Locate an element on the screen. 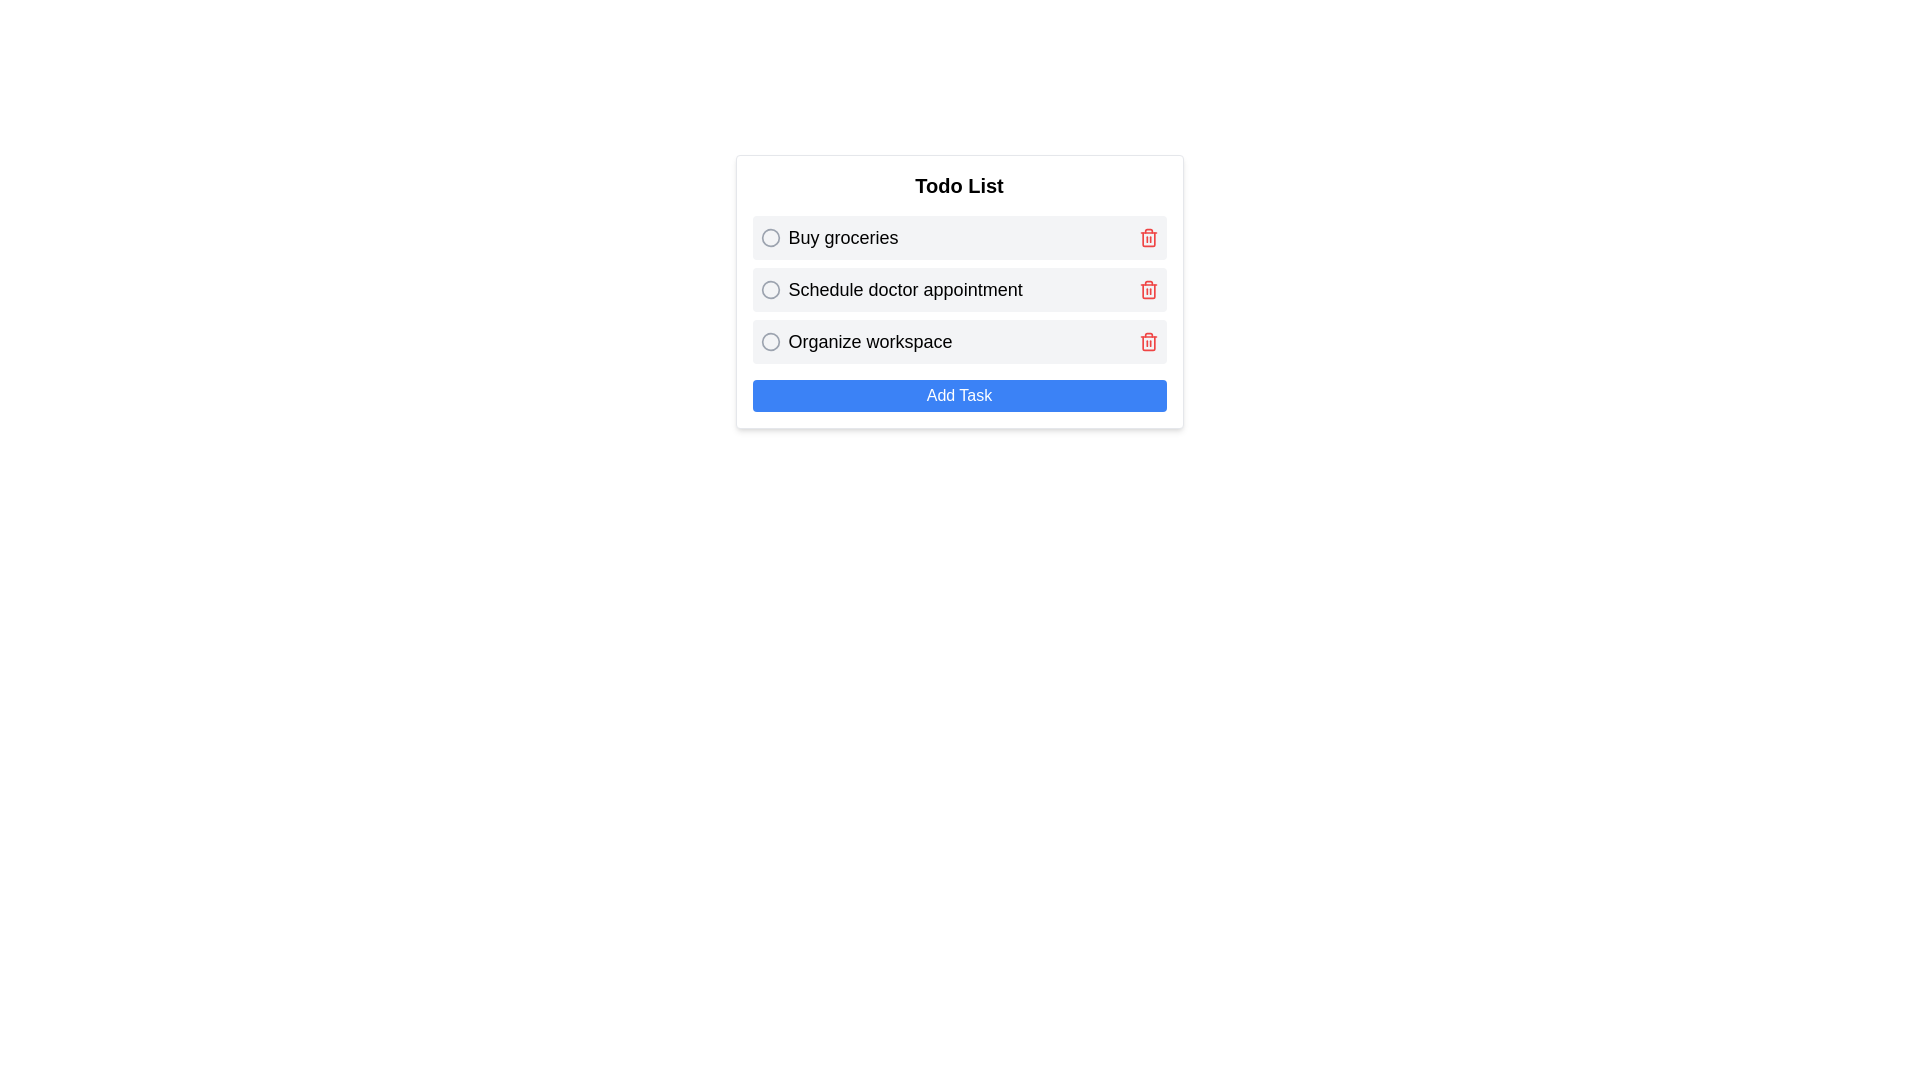  the checkbox of the second task item in the to-do list is located at coordinates (890, 289).